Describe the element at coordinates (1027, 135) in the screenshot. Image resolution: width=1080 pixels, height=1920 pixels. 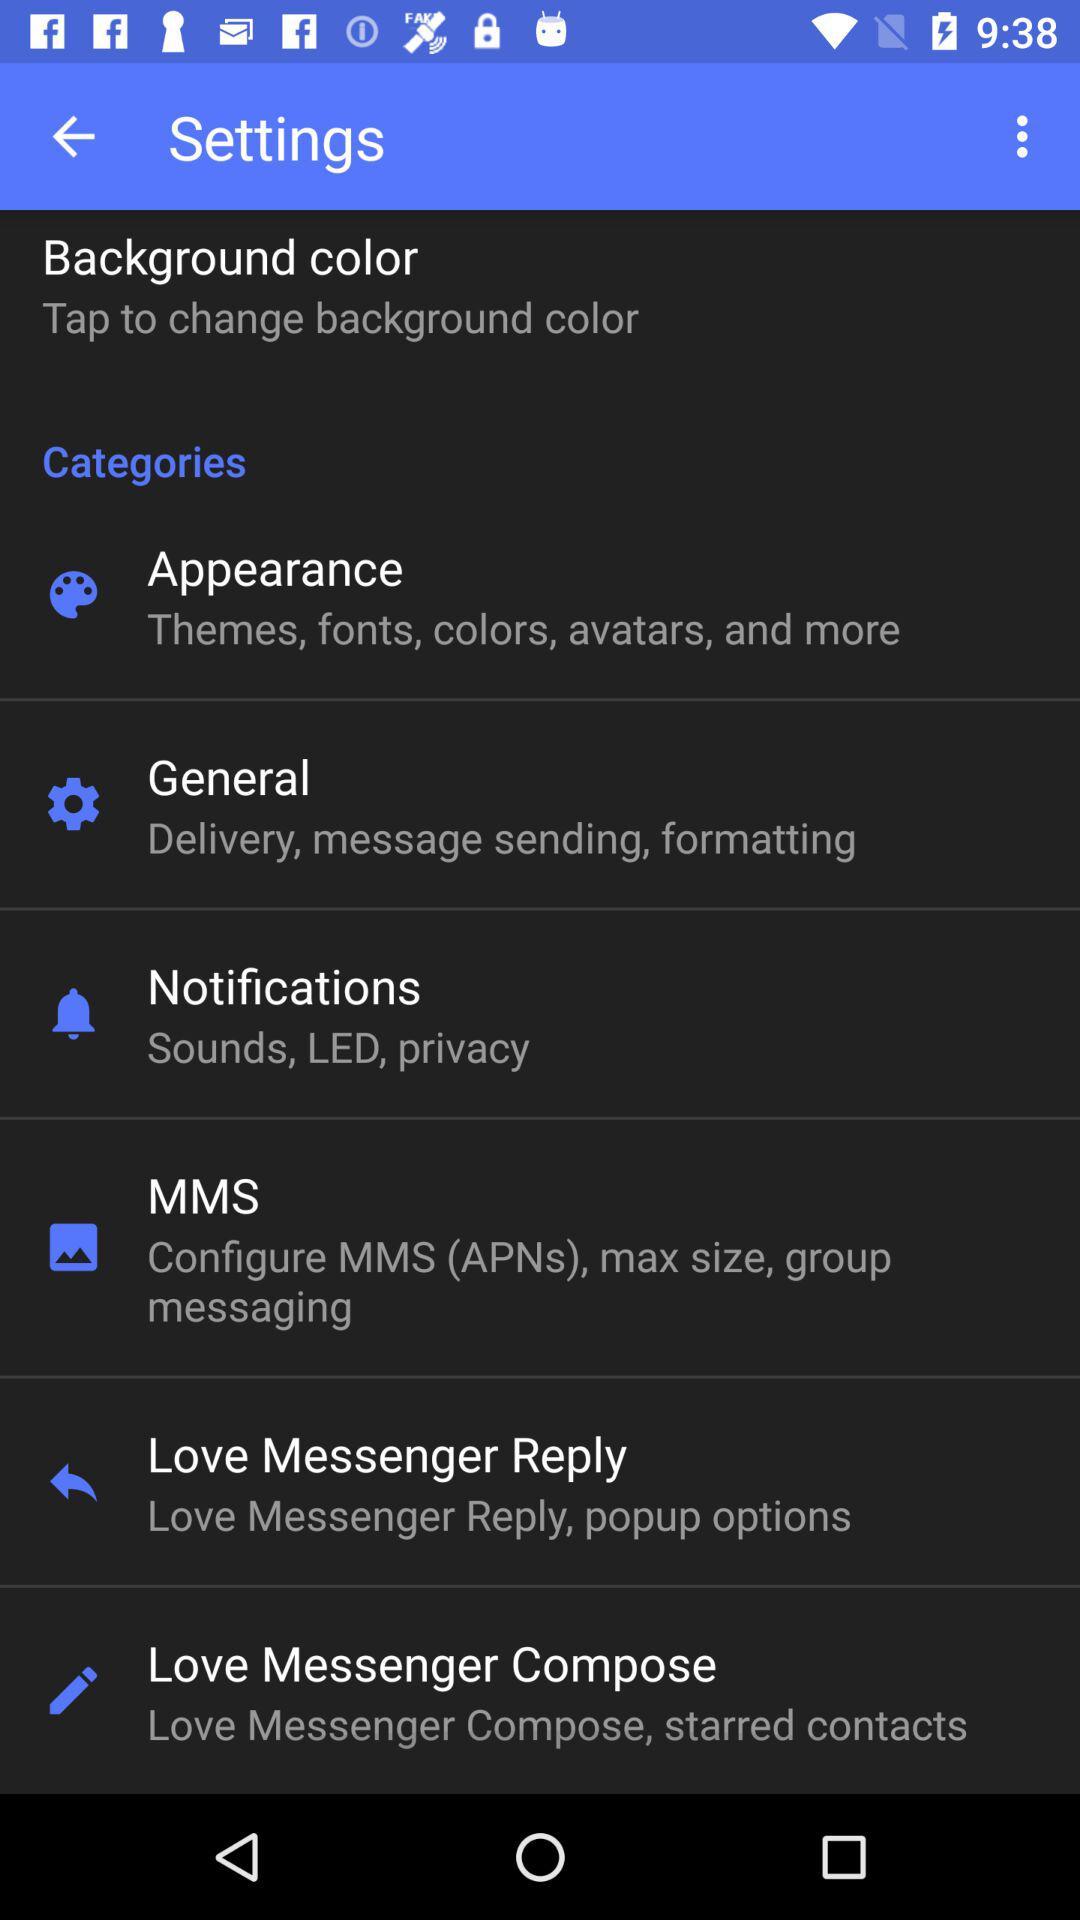
I see `the icon next to settings item` at that location.